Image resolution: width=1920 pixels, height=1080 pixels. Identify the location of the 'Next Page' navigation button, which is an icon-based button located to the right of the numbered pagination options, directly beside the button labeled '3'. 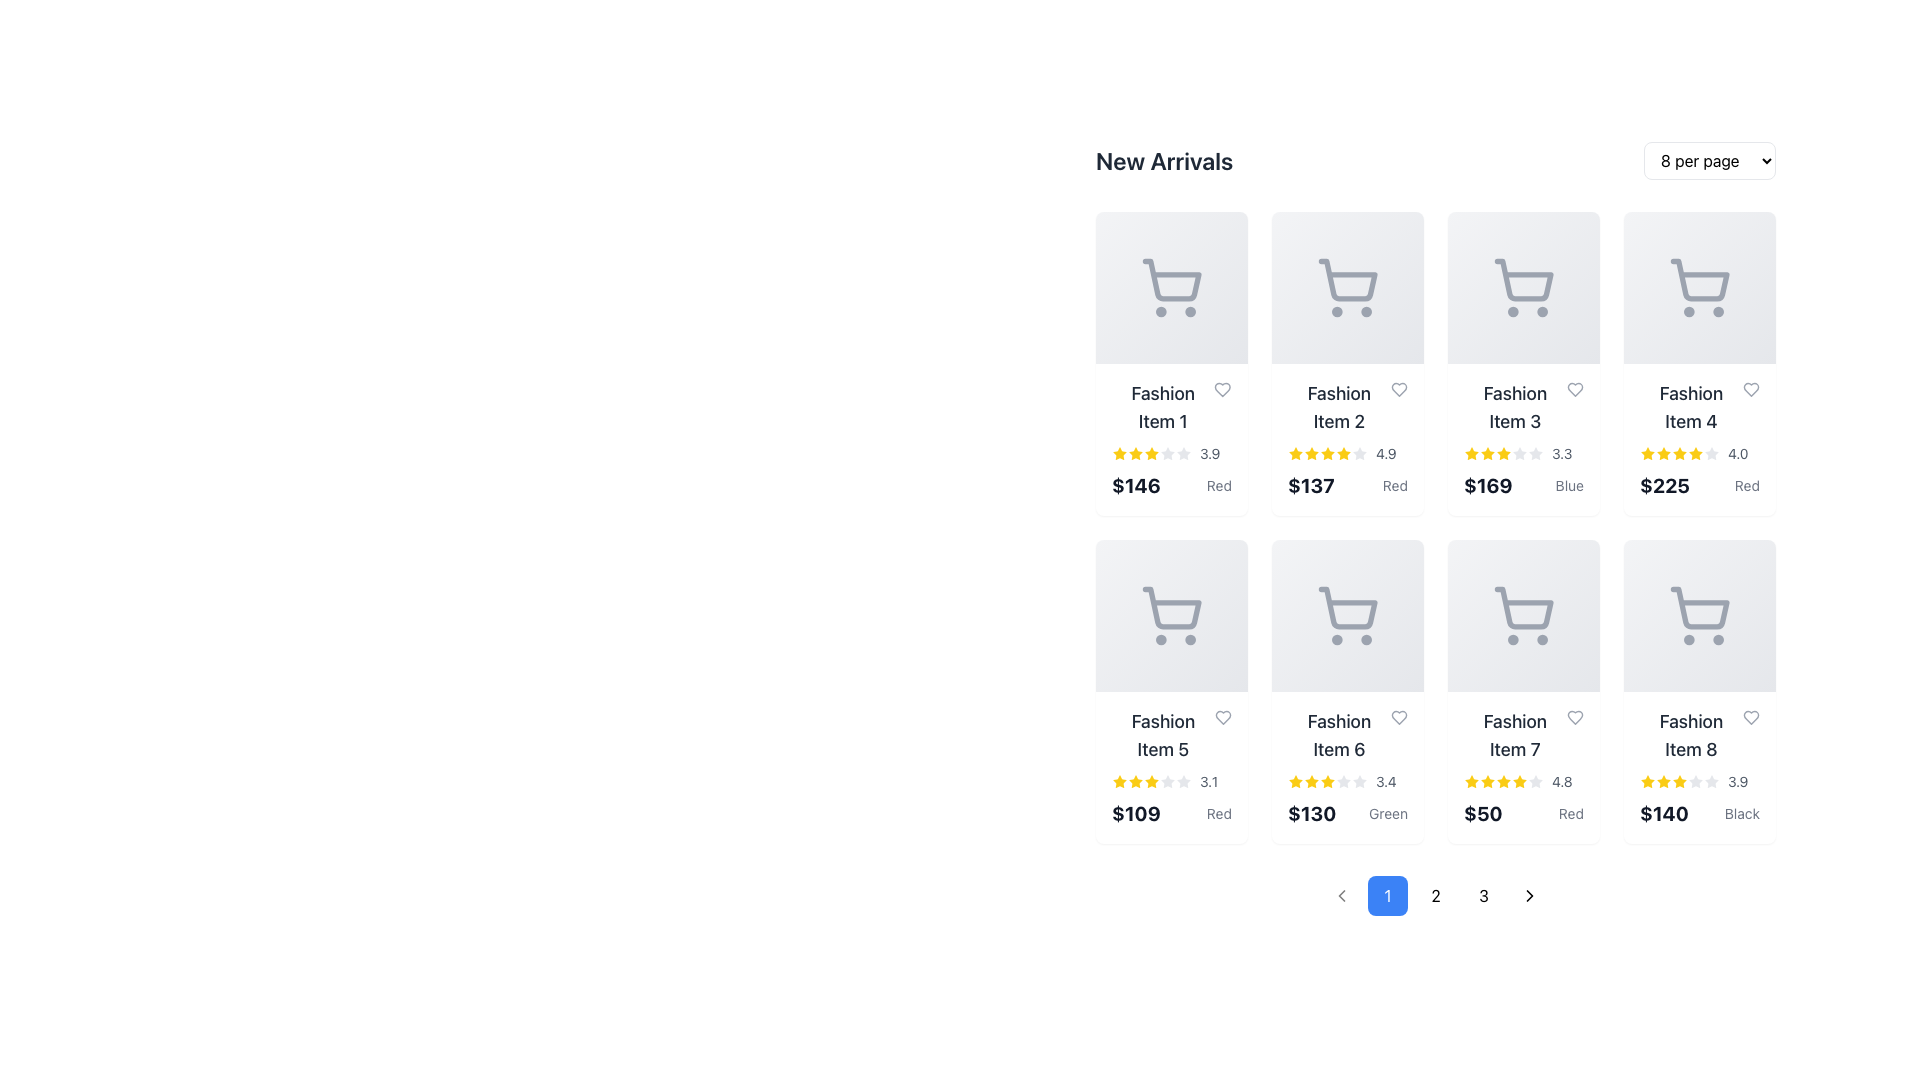
(1529, 894).